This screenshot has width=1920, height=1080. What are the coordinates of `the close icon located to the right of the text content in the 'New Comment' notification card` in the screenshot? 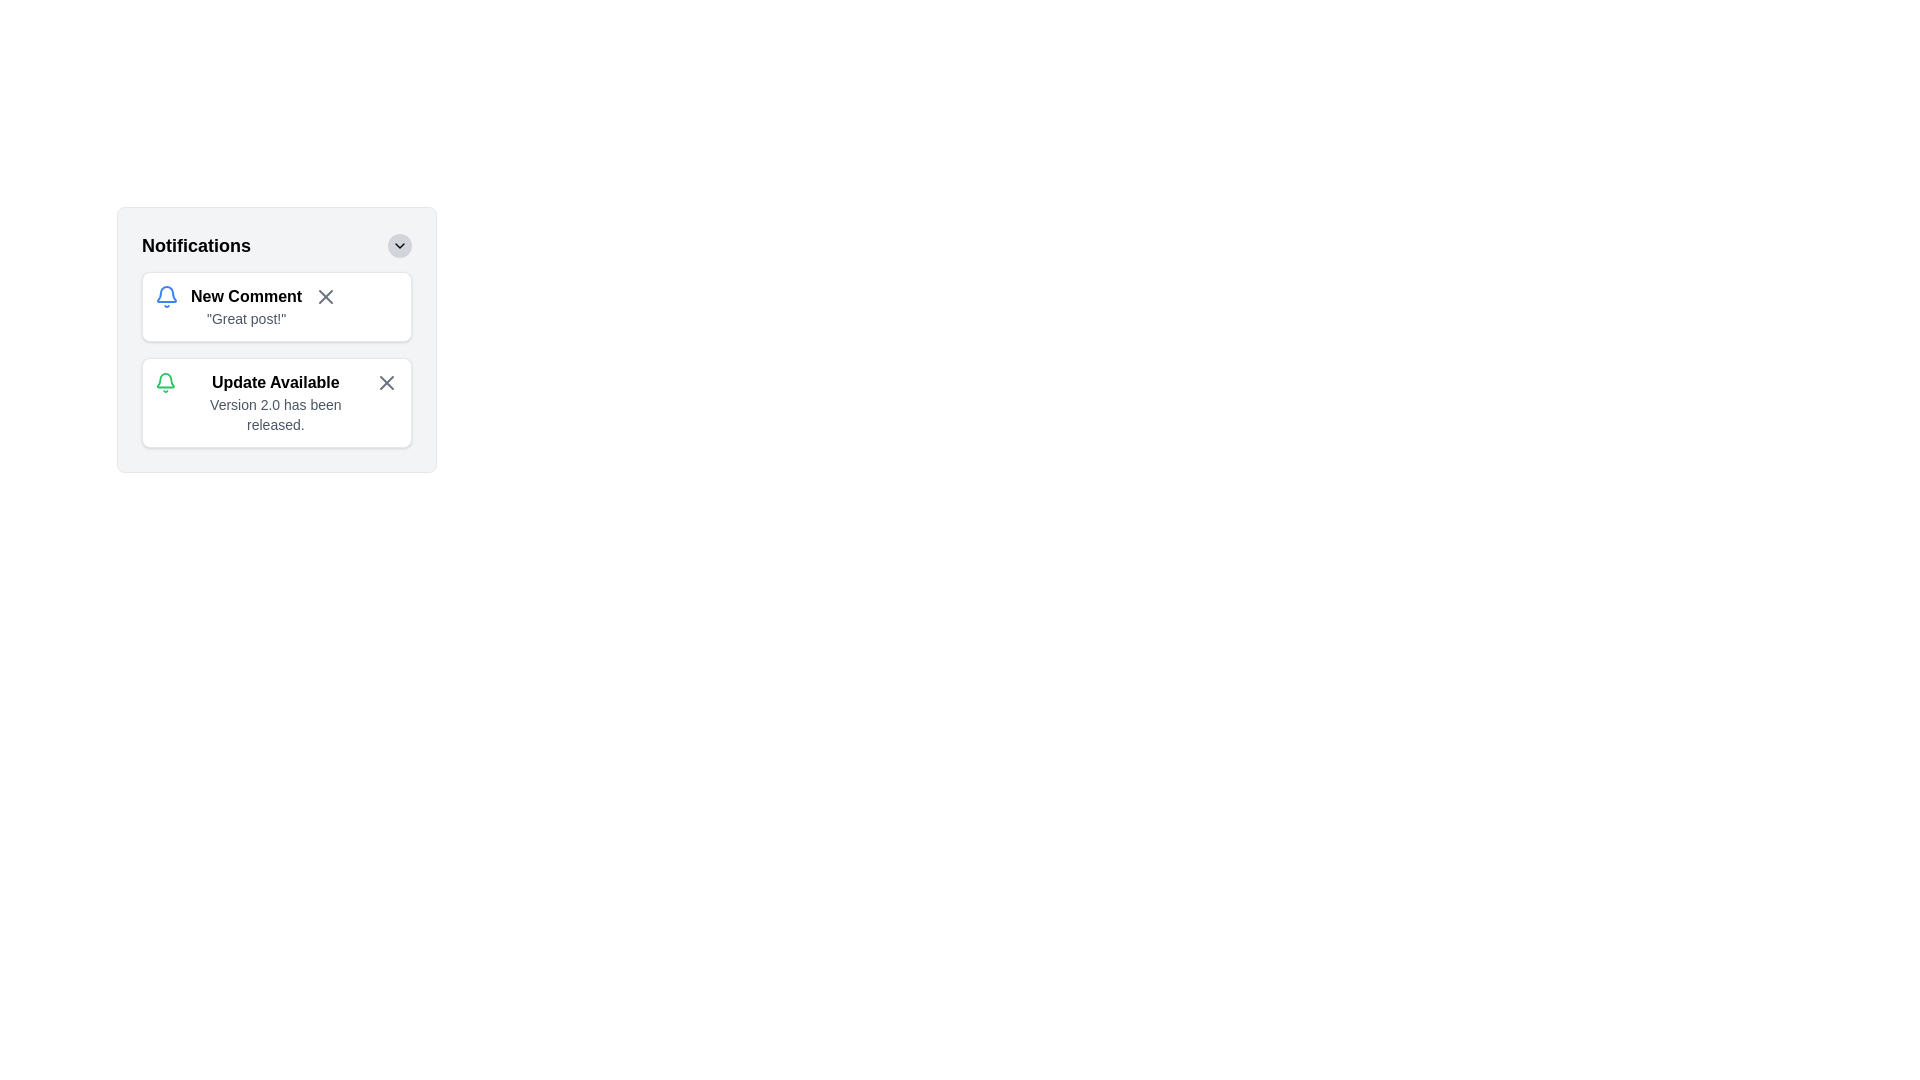 It's located at (326, 297).